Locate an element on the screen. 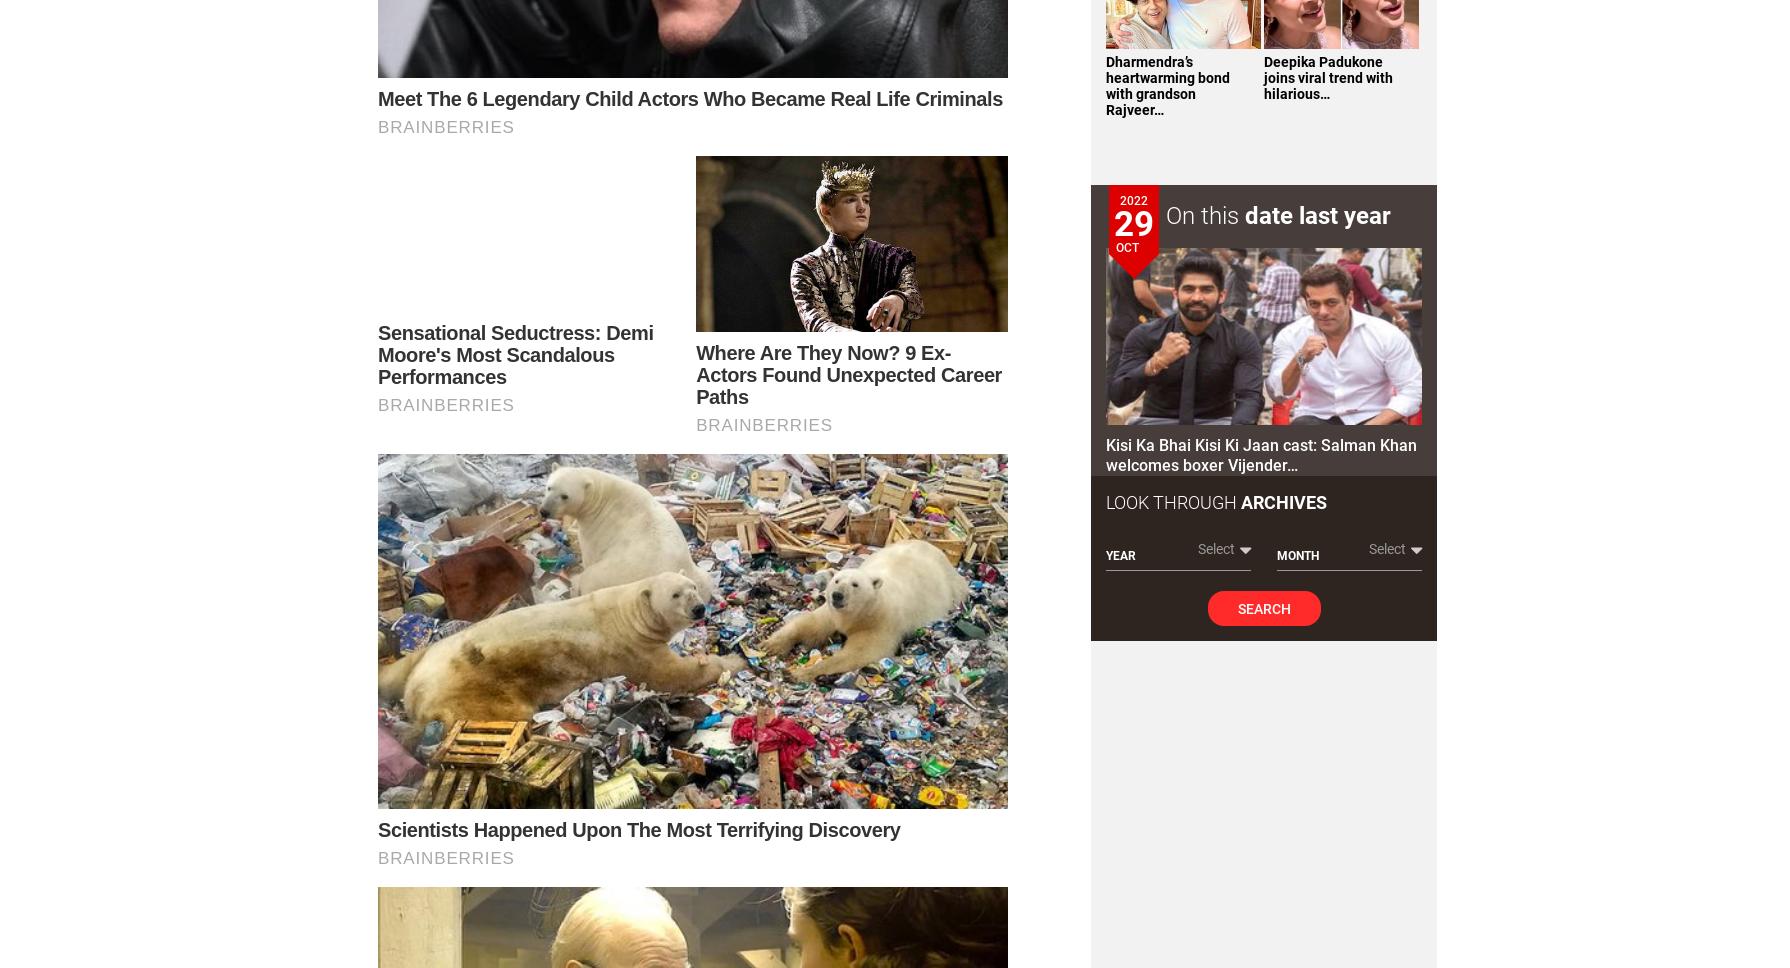  'Oct' is located at coordinates (1116, 247).